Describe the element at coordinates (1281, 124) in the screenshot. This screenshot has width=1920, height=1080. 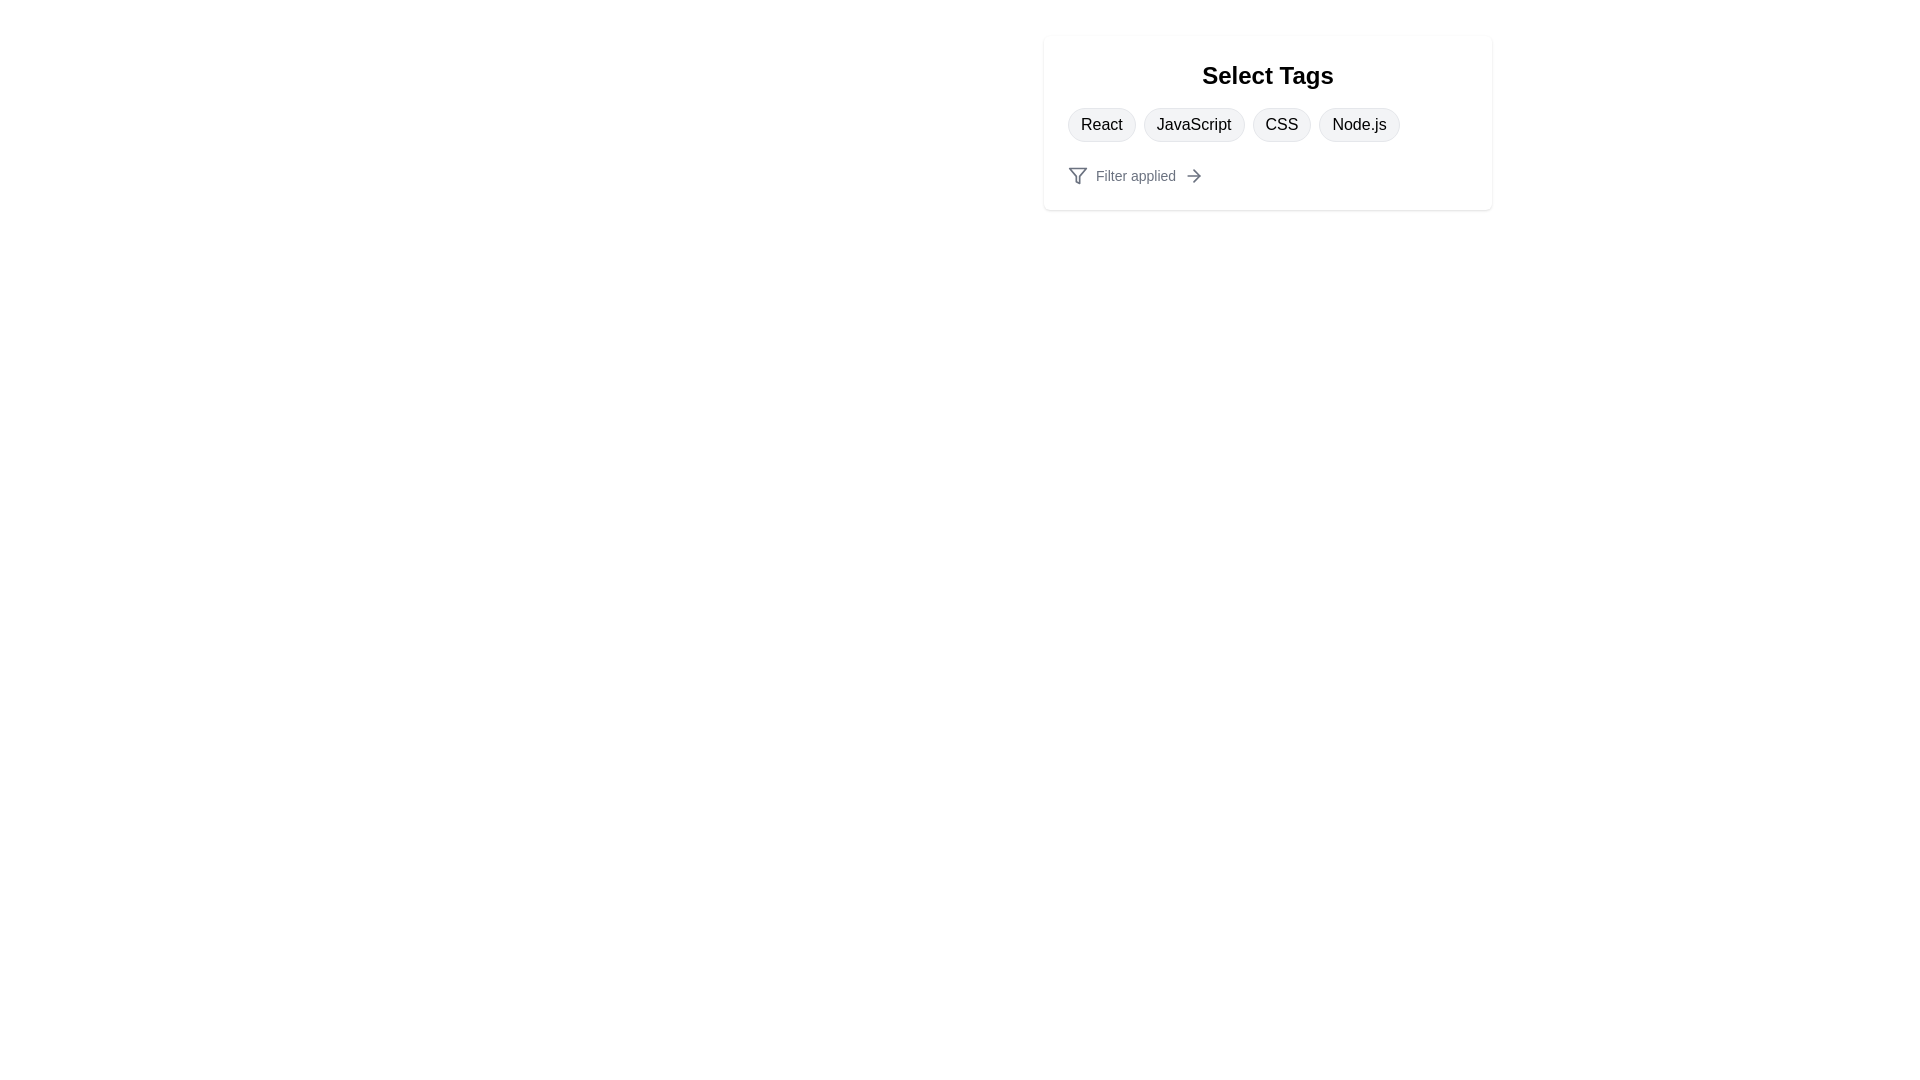
I see `the Pill-shaped interactive tag button for the category 'CSS'` at that location.